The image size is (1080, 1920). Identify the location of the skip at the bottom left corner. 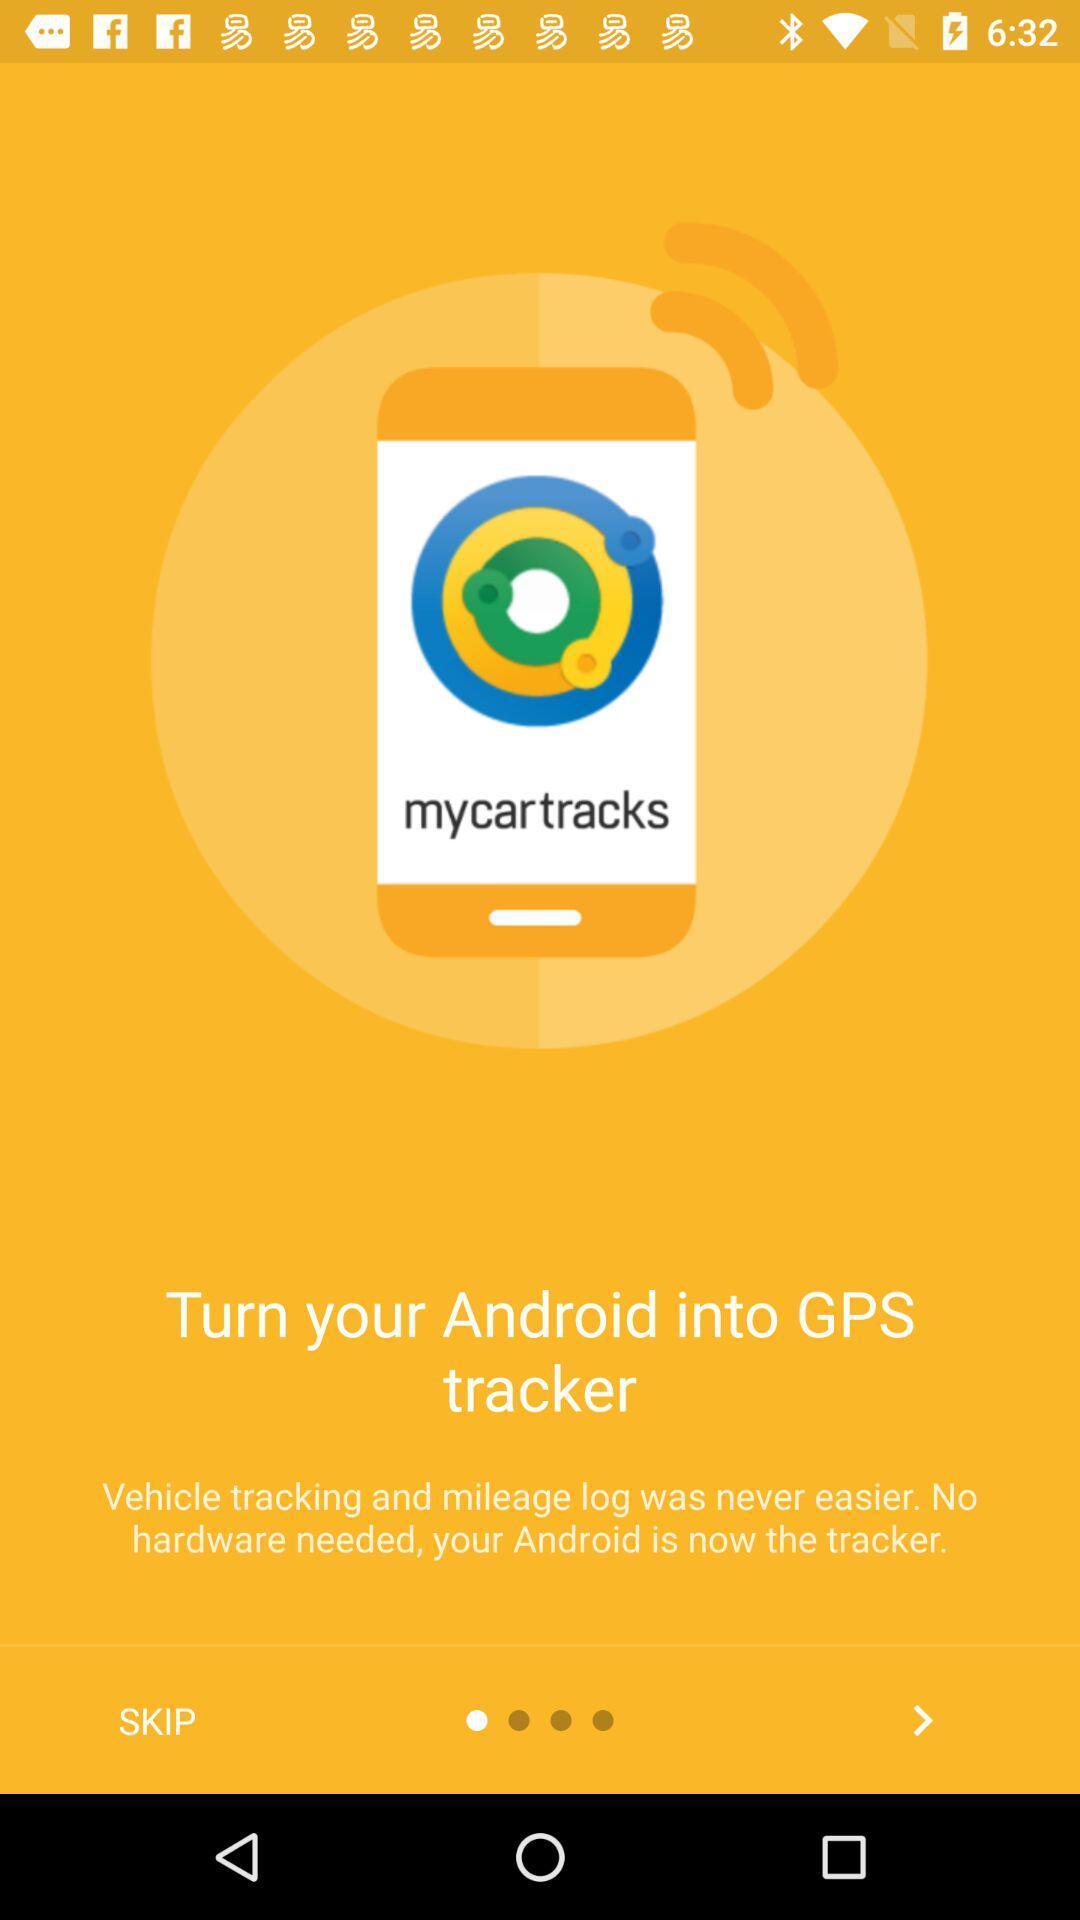
(156, 1719).